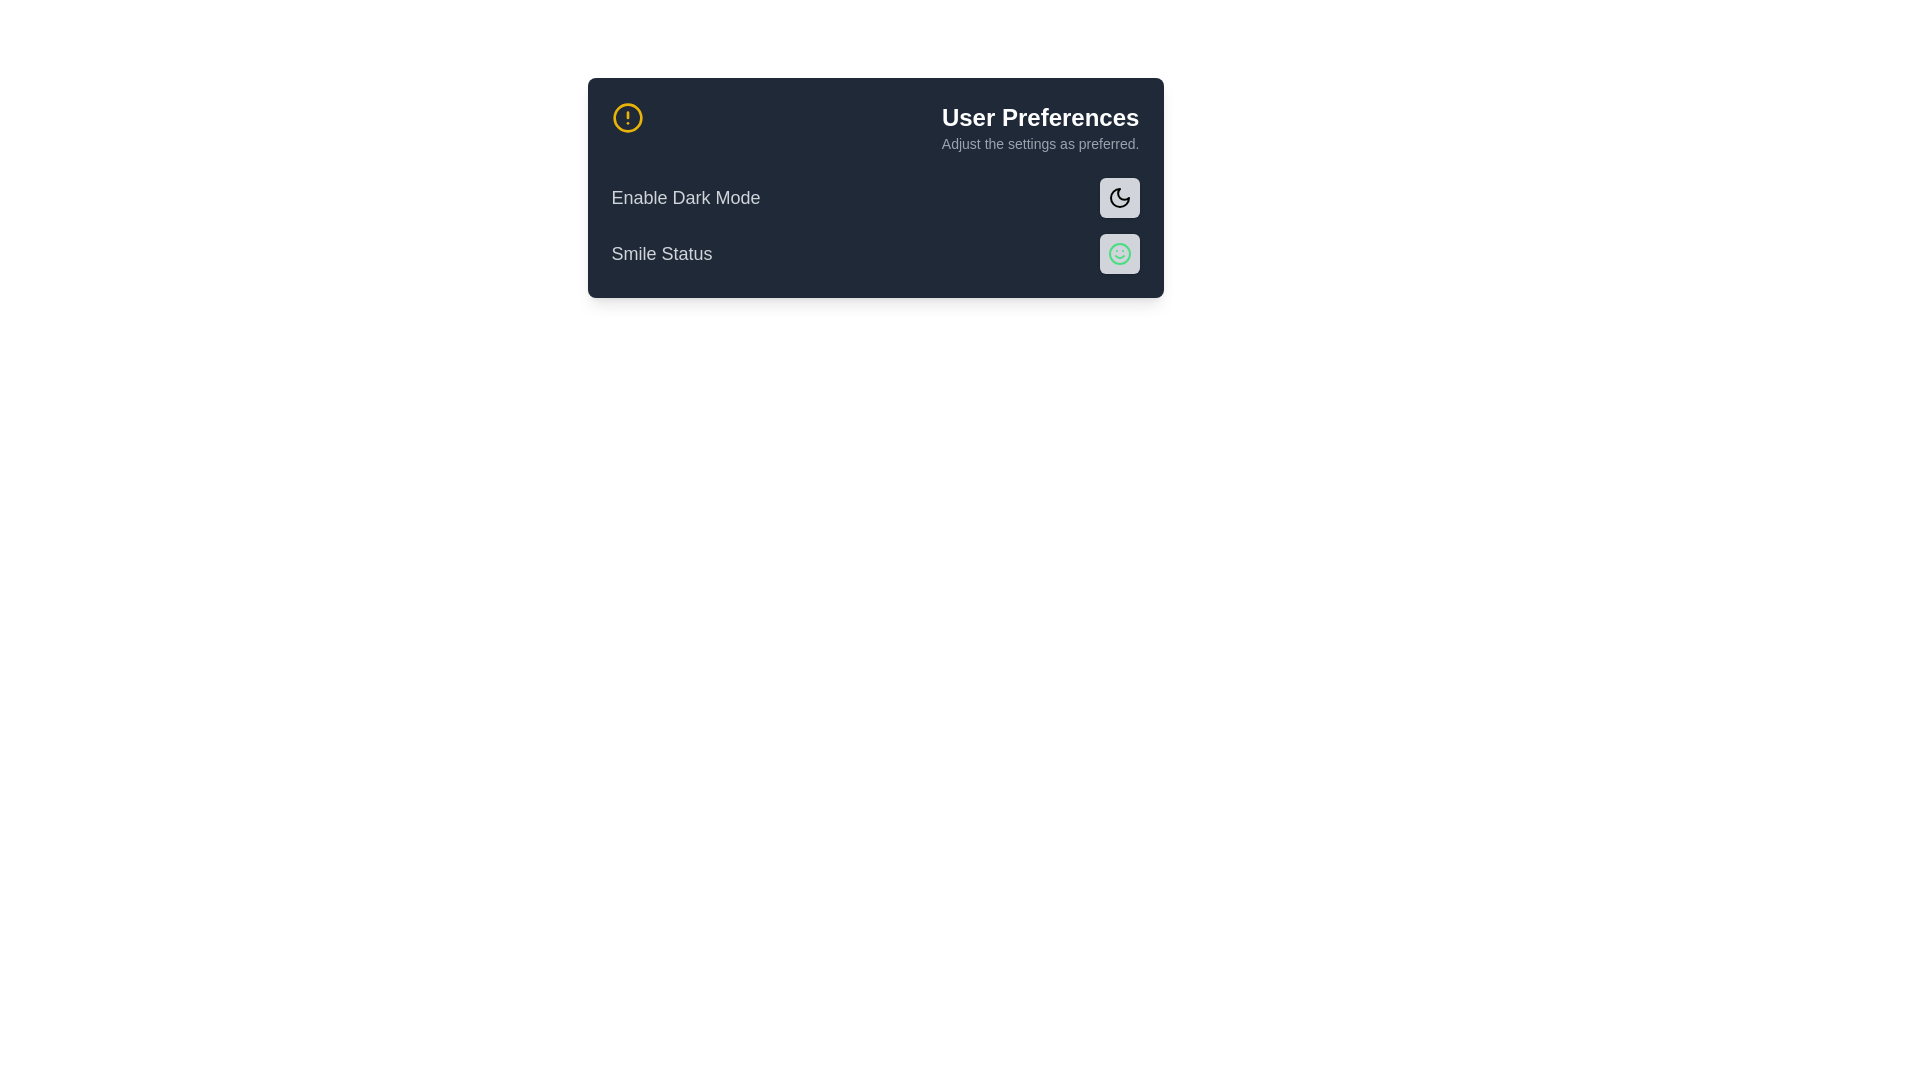 The height and width of the screenshot is (1080, 1920). I want to click on the second interactive button in the 'Smile Status' section, so click(1118, 253).